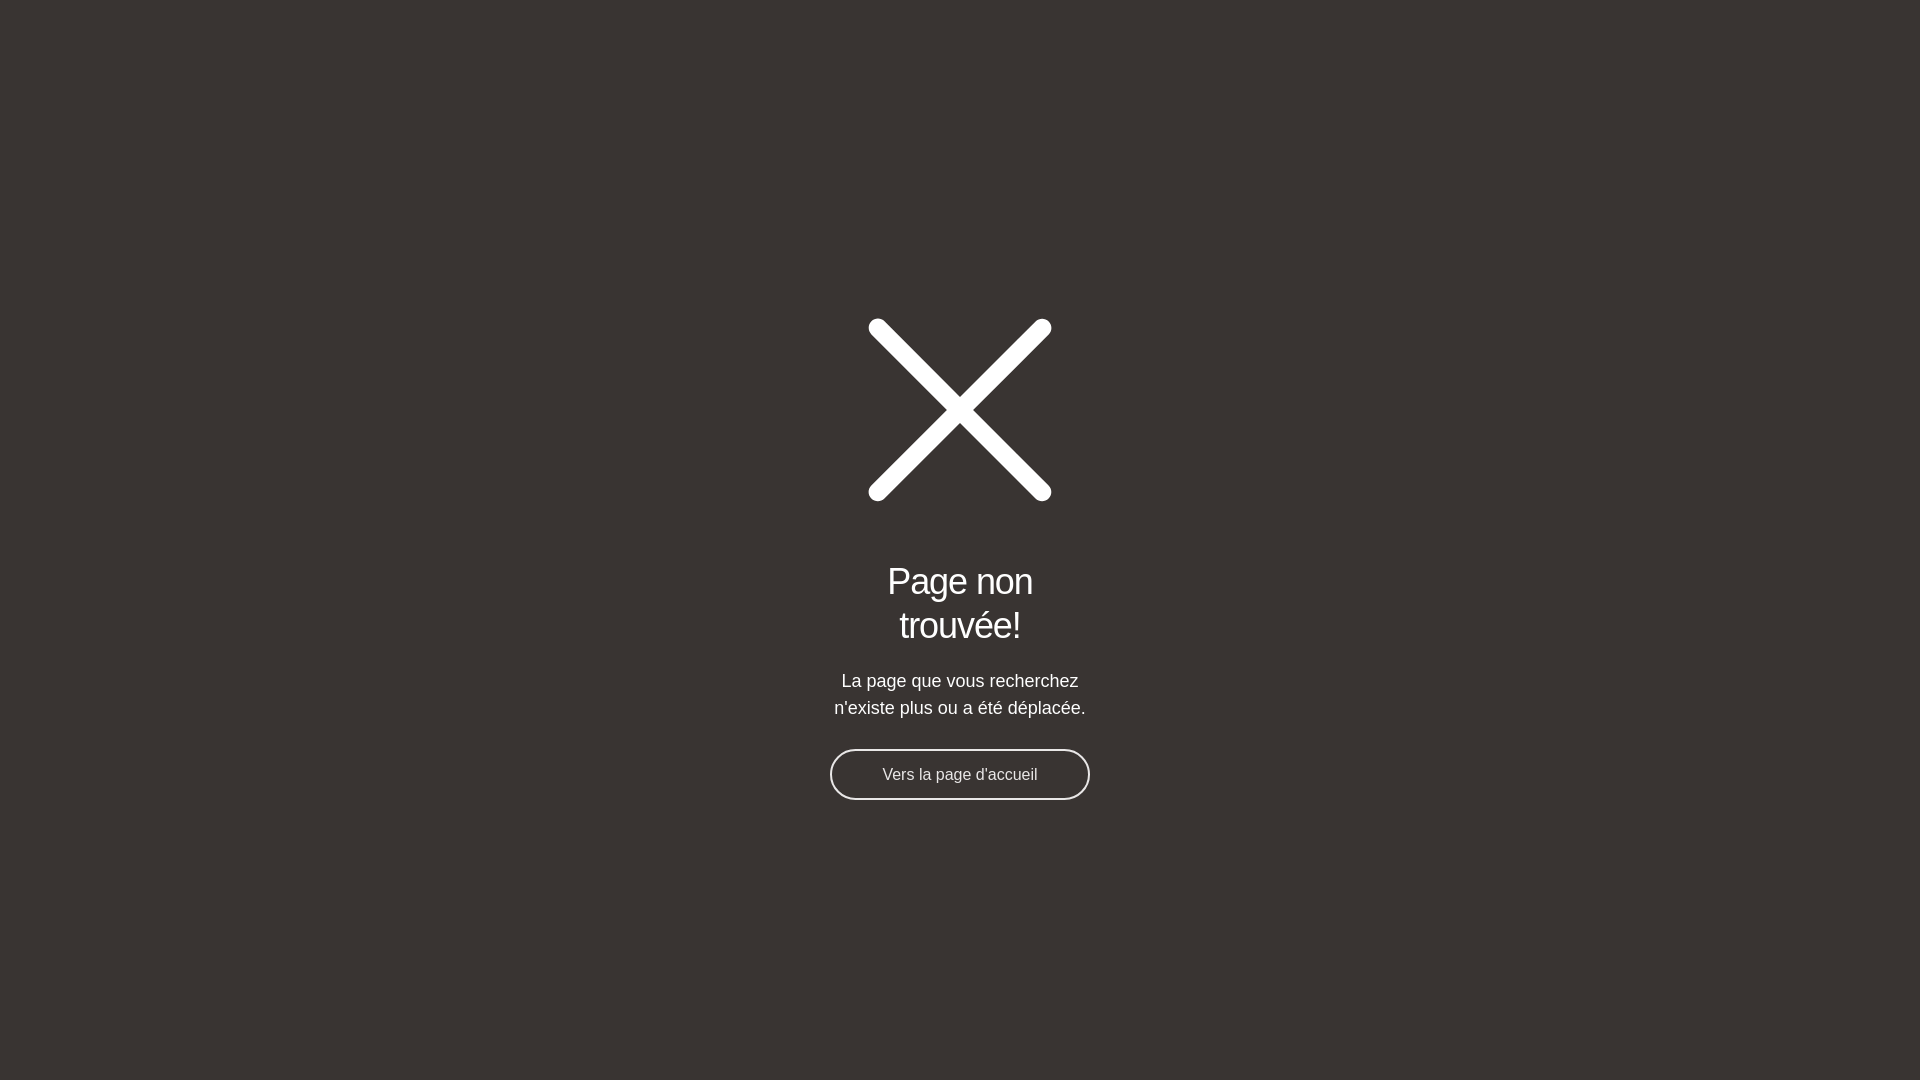  I want to click on 'Vers la page d'accueil', so click(960, 773).